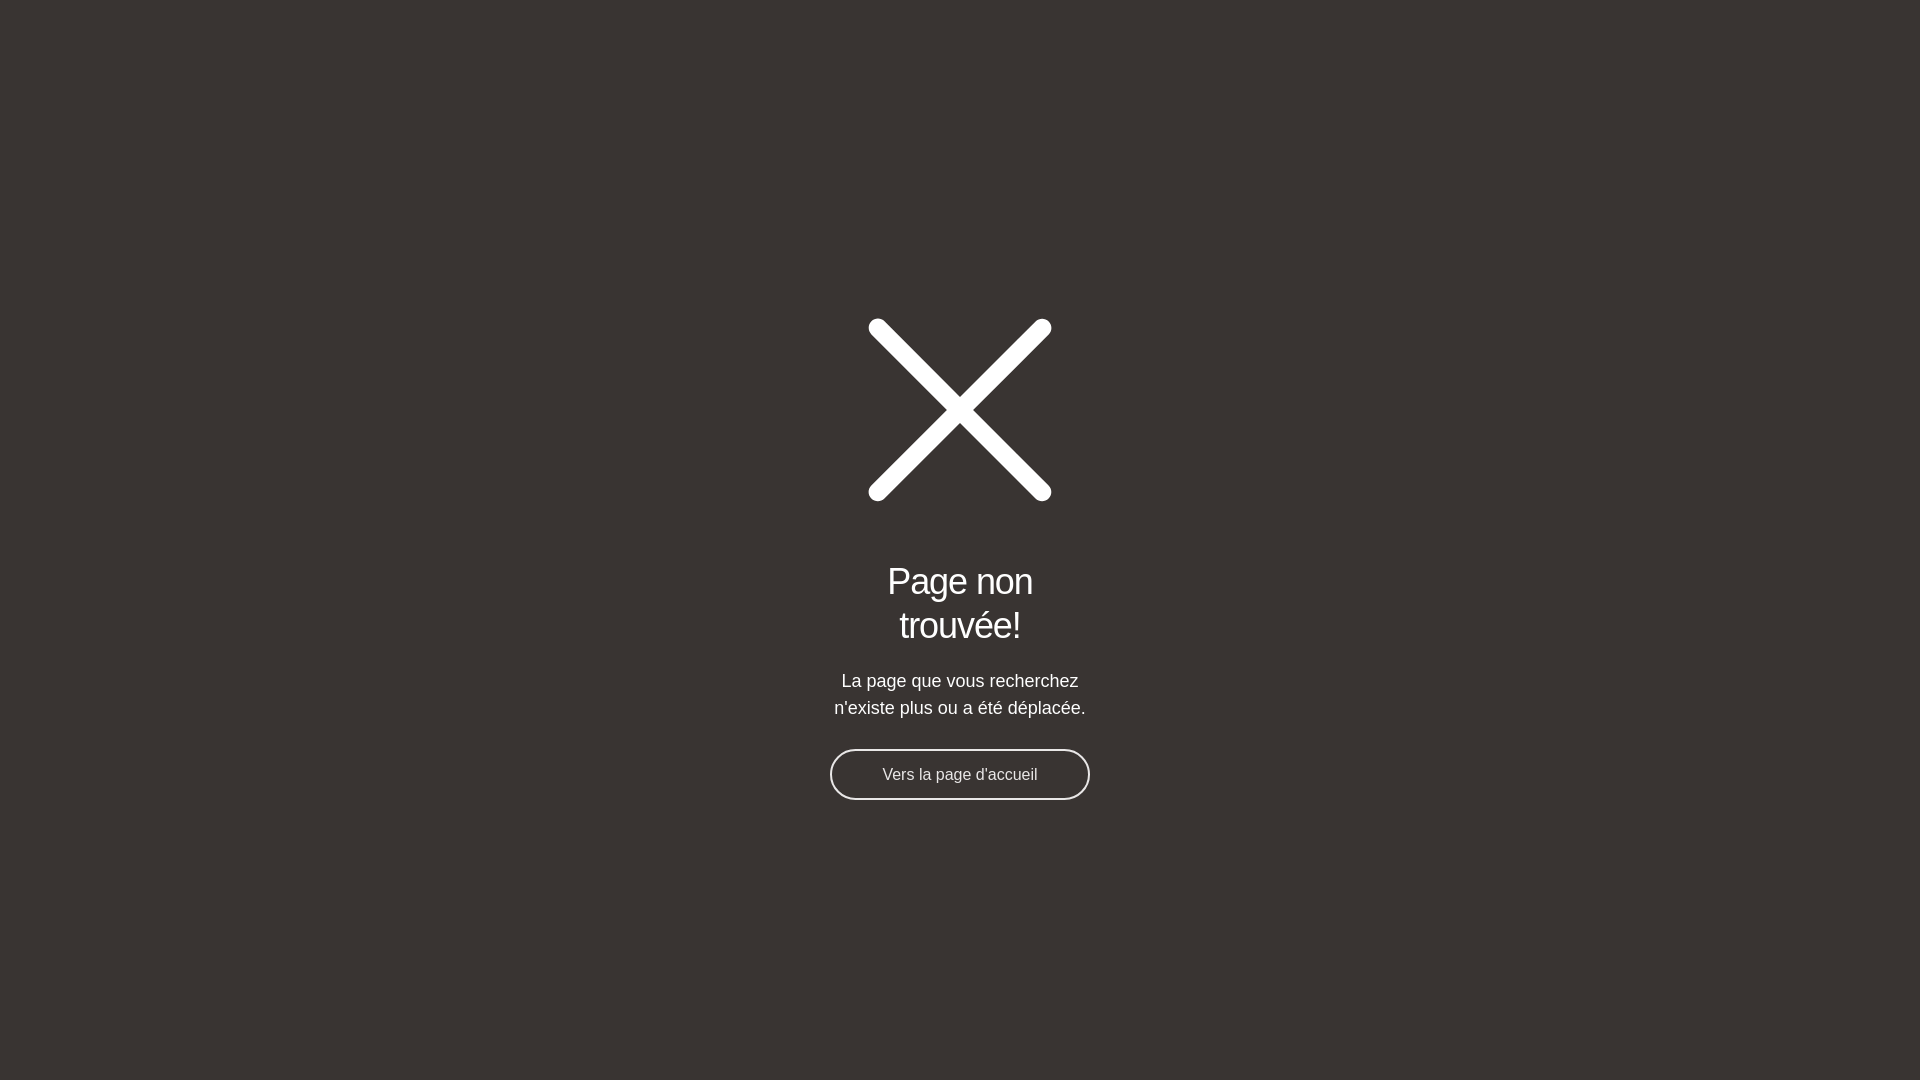  I want to click on 'Vers la page d'accueil', so click(960, 773).